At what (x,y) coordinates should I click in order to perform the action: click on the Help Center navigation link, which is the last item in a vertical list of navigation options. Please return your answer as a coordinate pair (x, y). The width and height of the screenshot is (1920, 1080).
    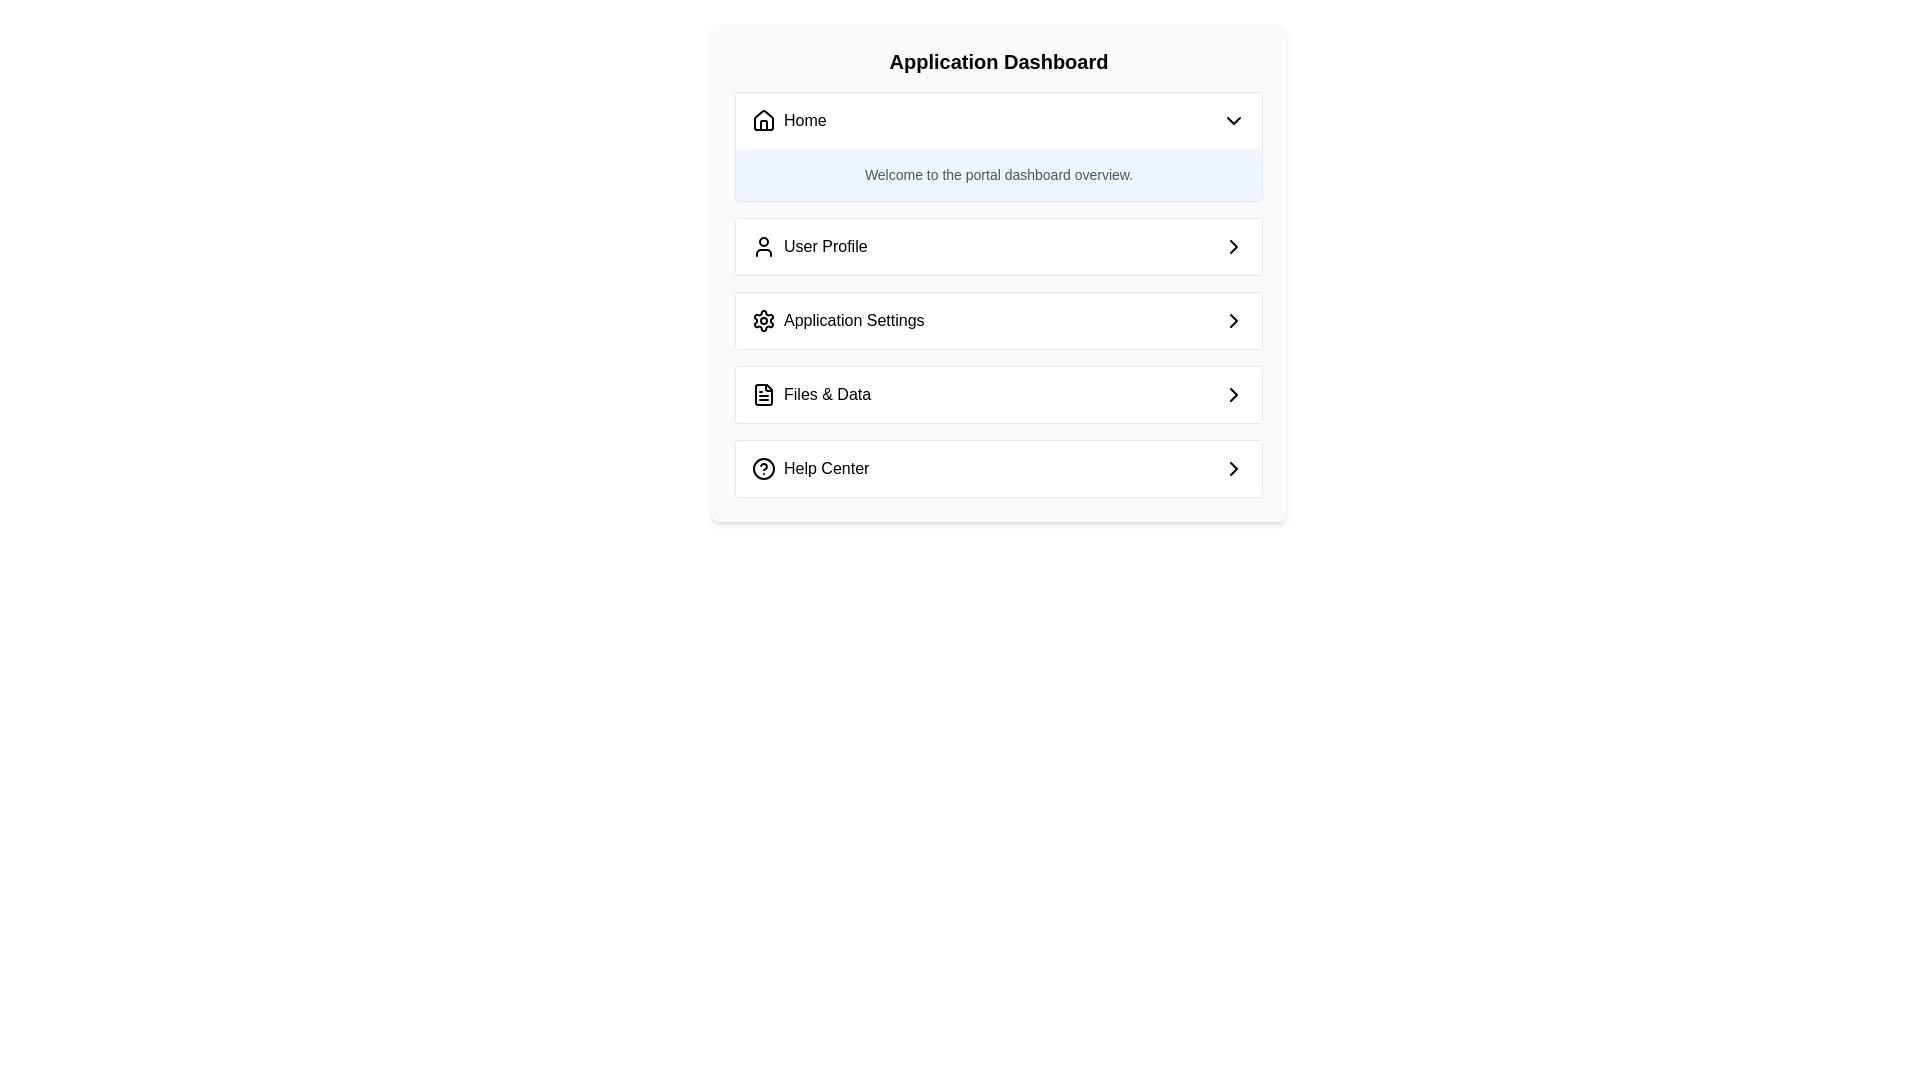
    Looking at the image, I should click on (998, 469).